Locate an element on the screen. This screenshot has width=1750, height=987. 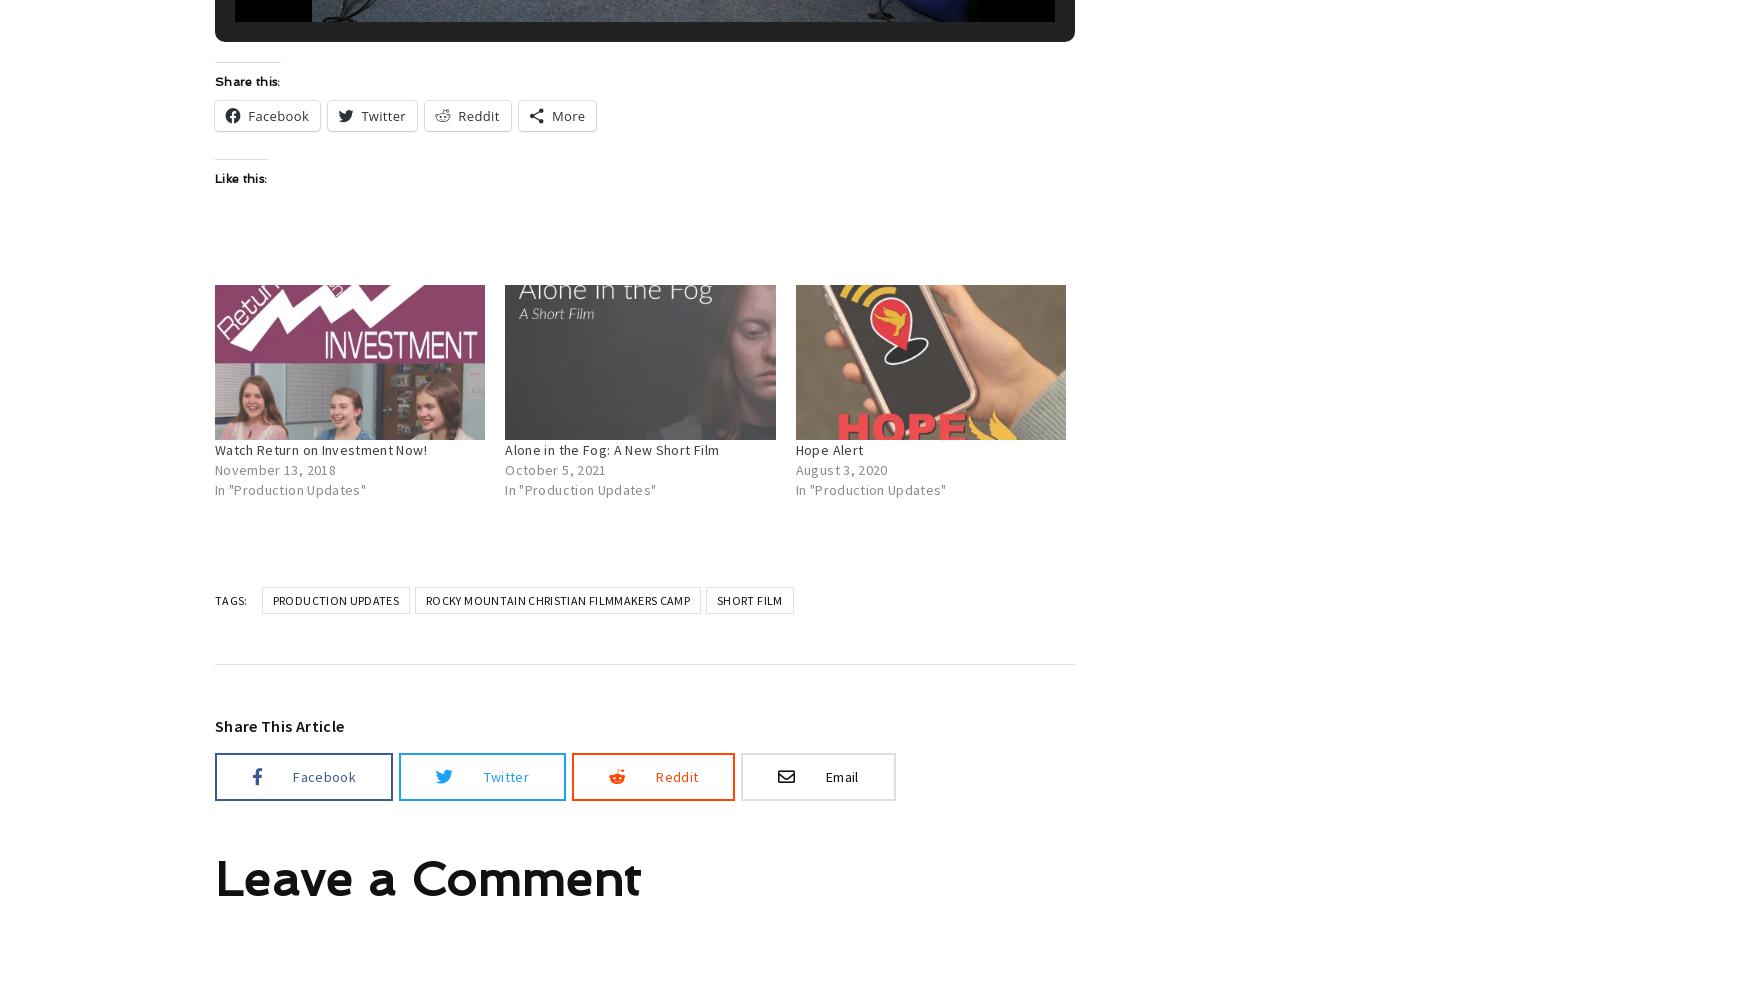
'Tags:' is located at coordinates (231, 598).